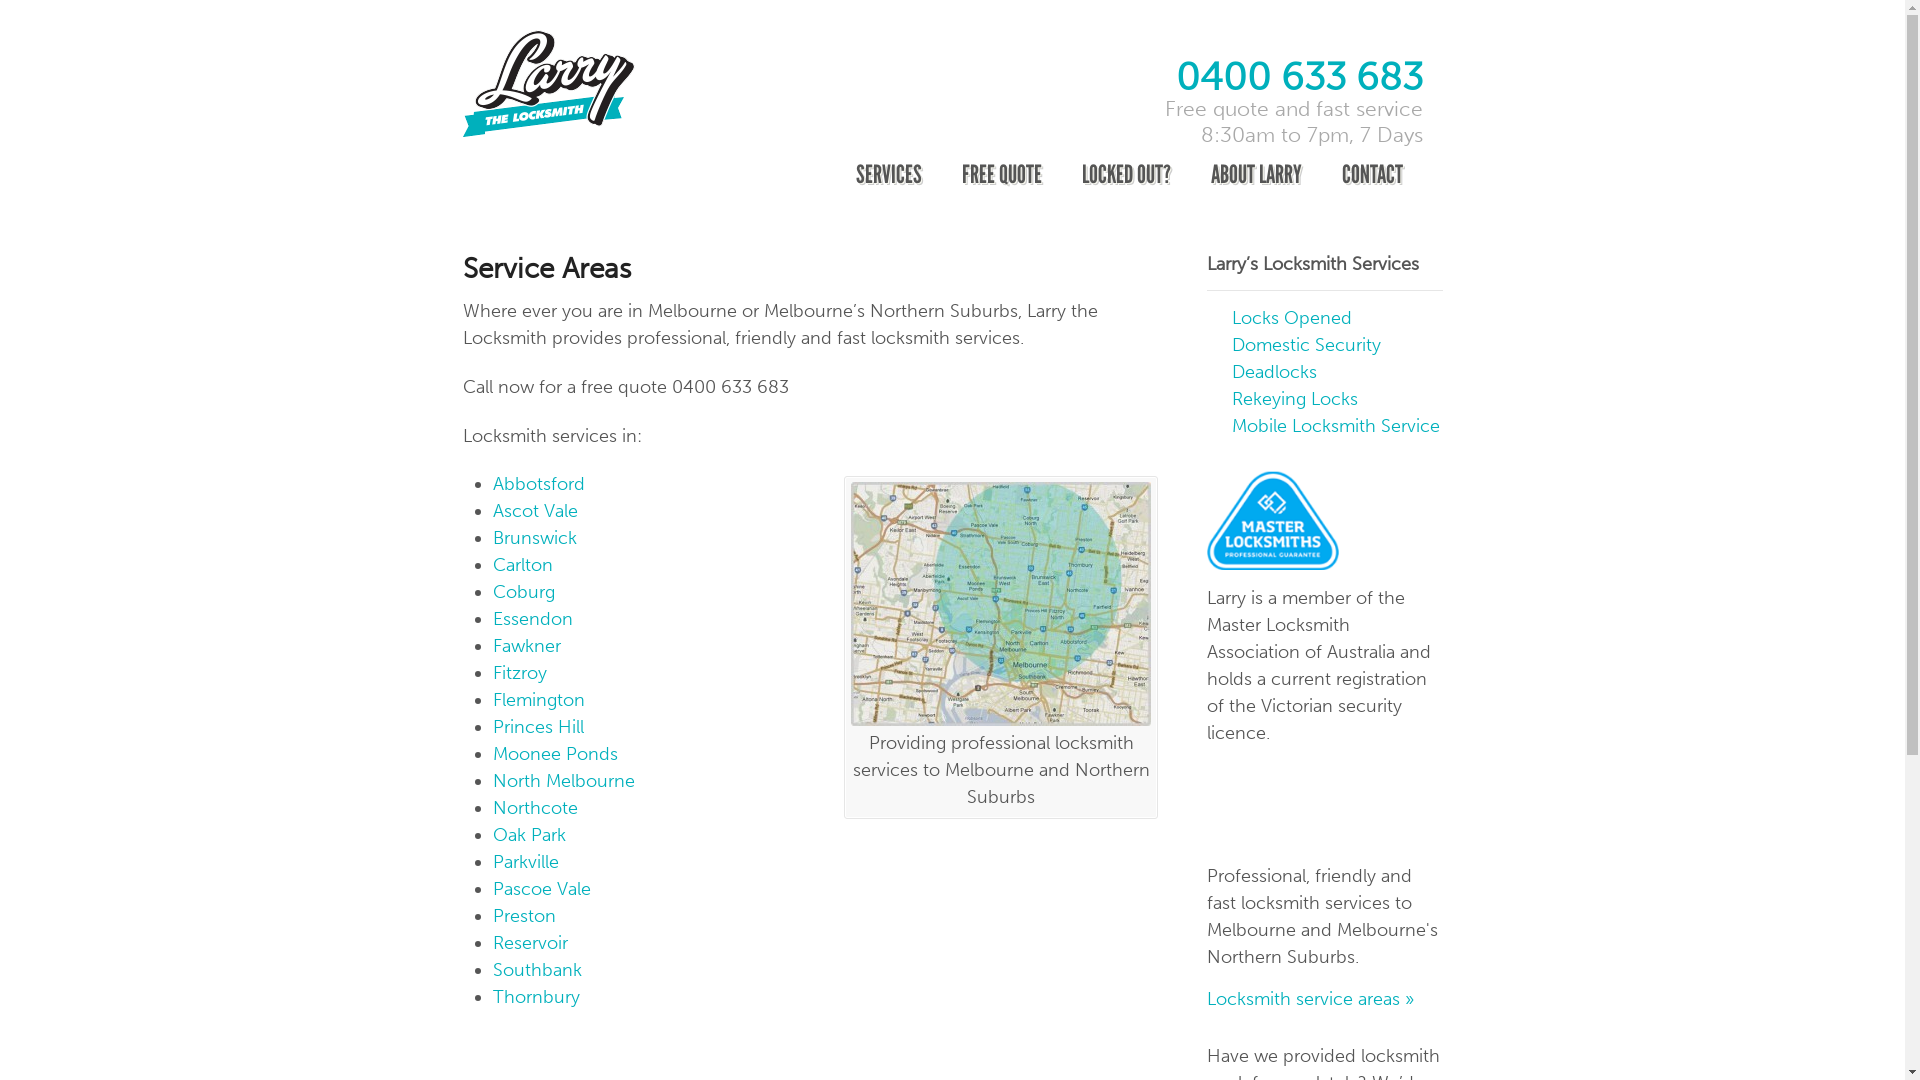 This screenshot has width=1920, height=1080. I want to click on 'Thornbury', so click(535, 996).